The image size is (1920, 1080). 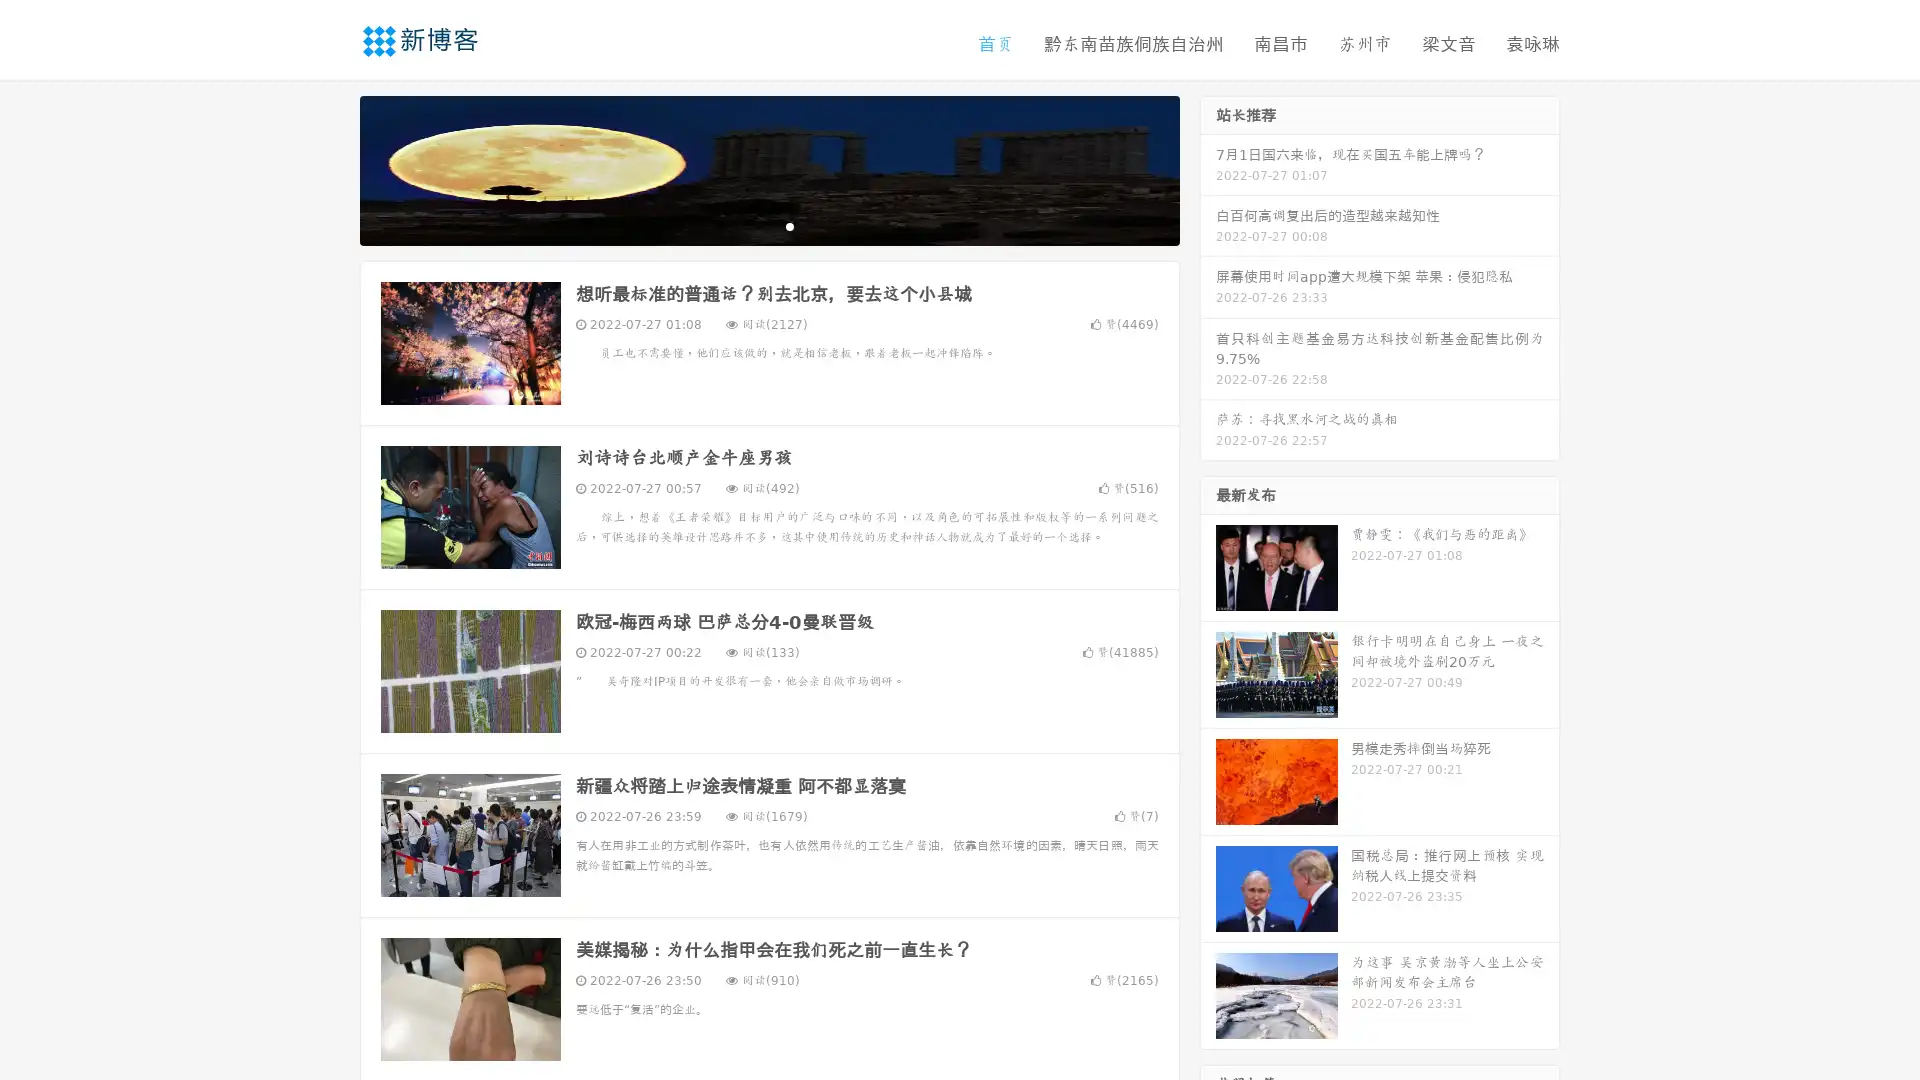 I want to click on Go to slide 1, so click(x=748, y=225).